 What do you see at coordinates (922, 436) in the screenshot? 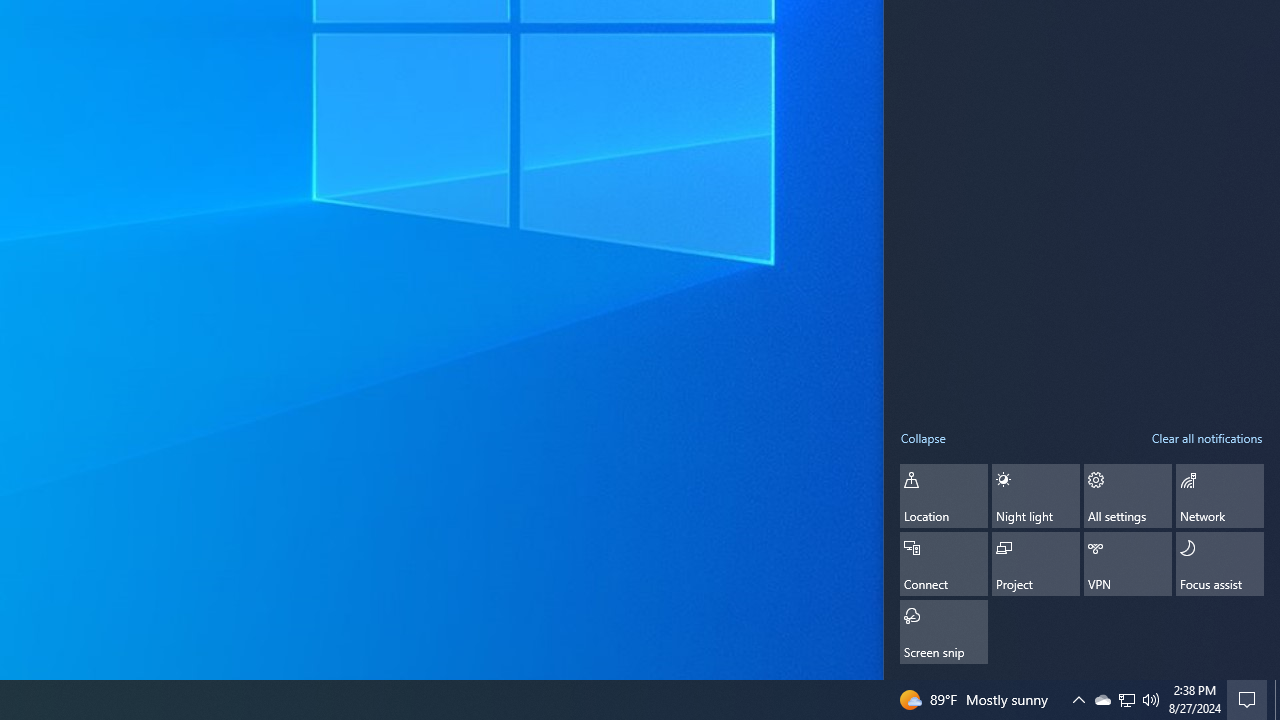
I see `'Collapse quick actions'` at bounding box center [922, 436].